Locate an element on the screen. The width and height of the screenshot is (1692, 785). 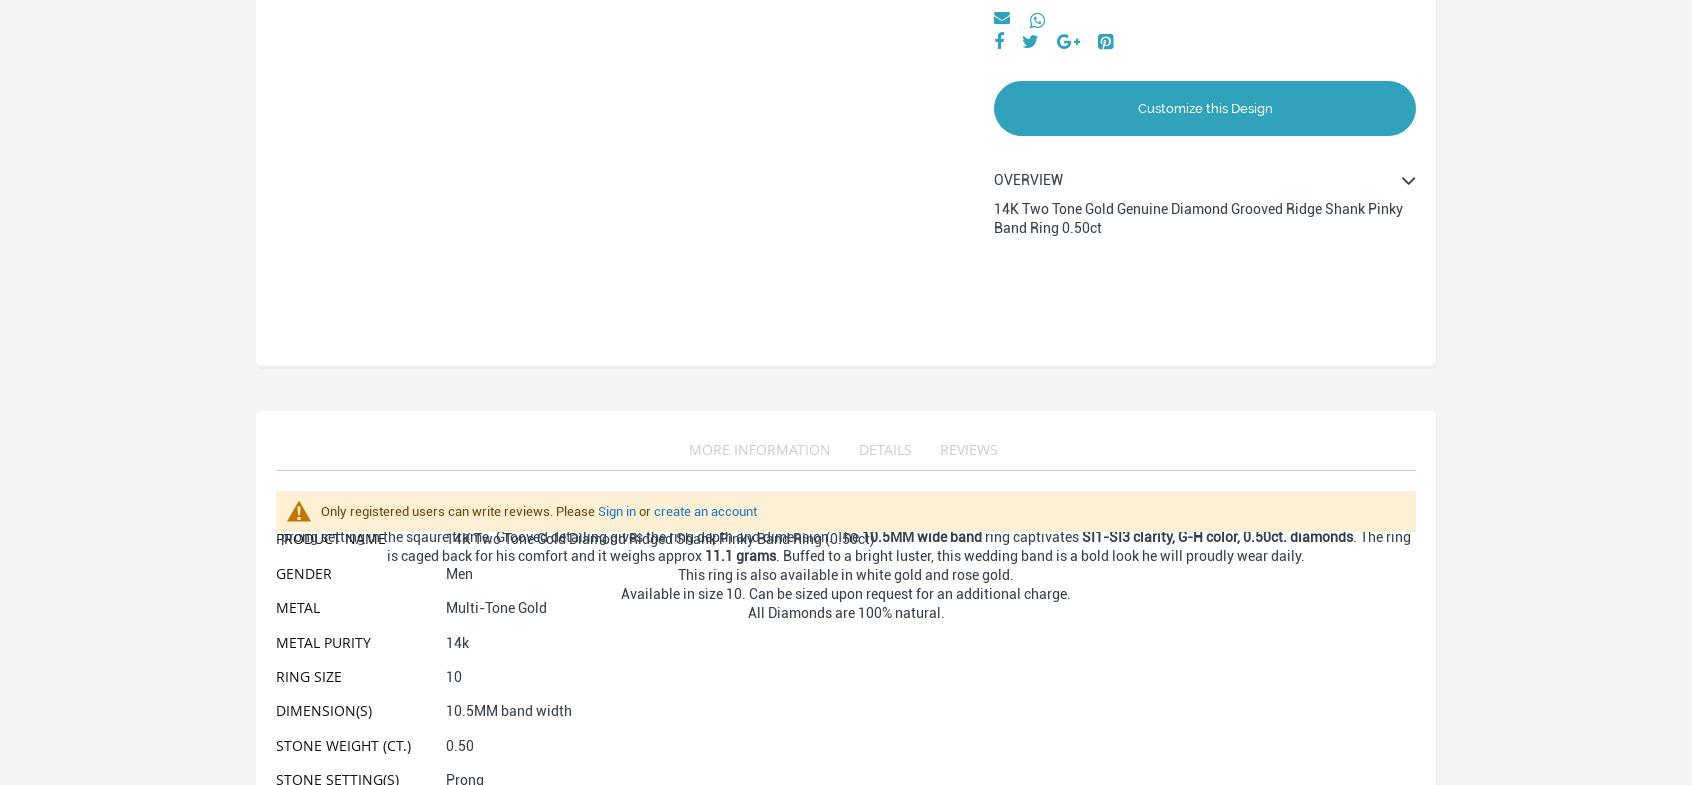
'This ring is also available in white gold and rose gold.' is located at coordinates (846, 575).